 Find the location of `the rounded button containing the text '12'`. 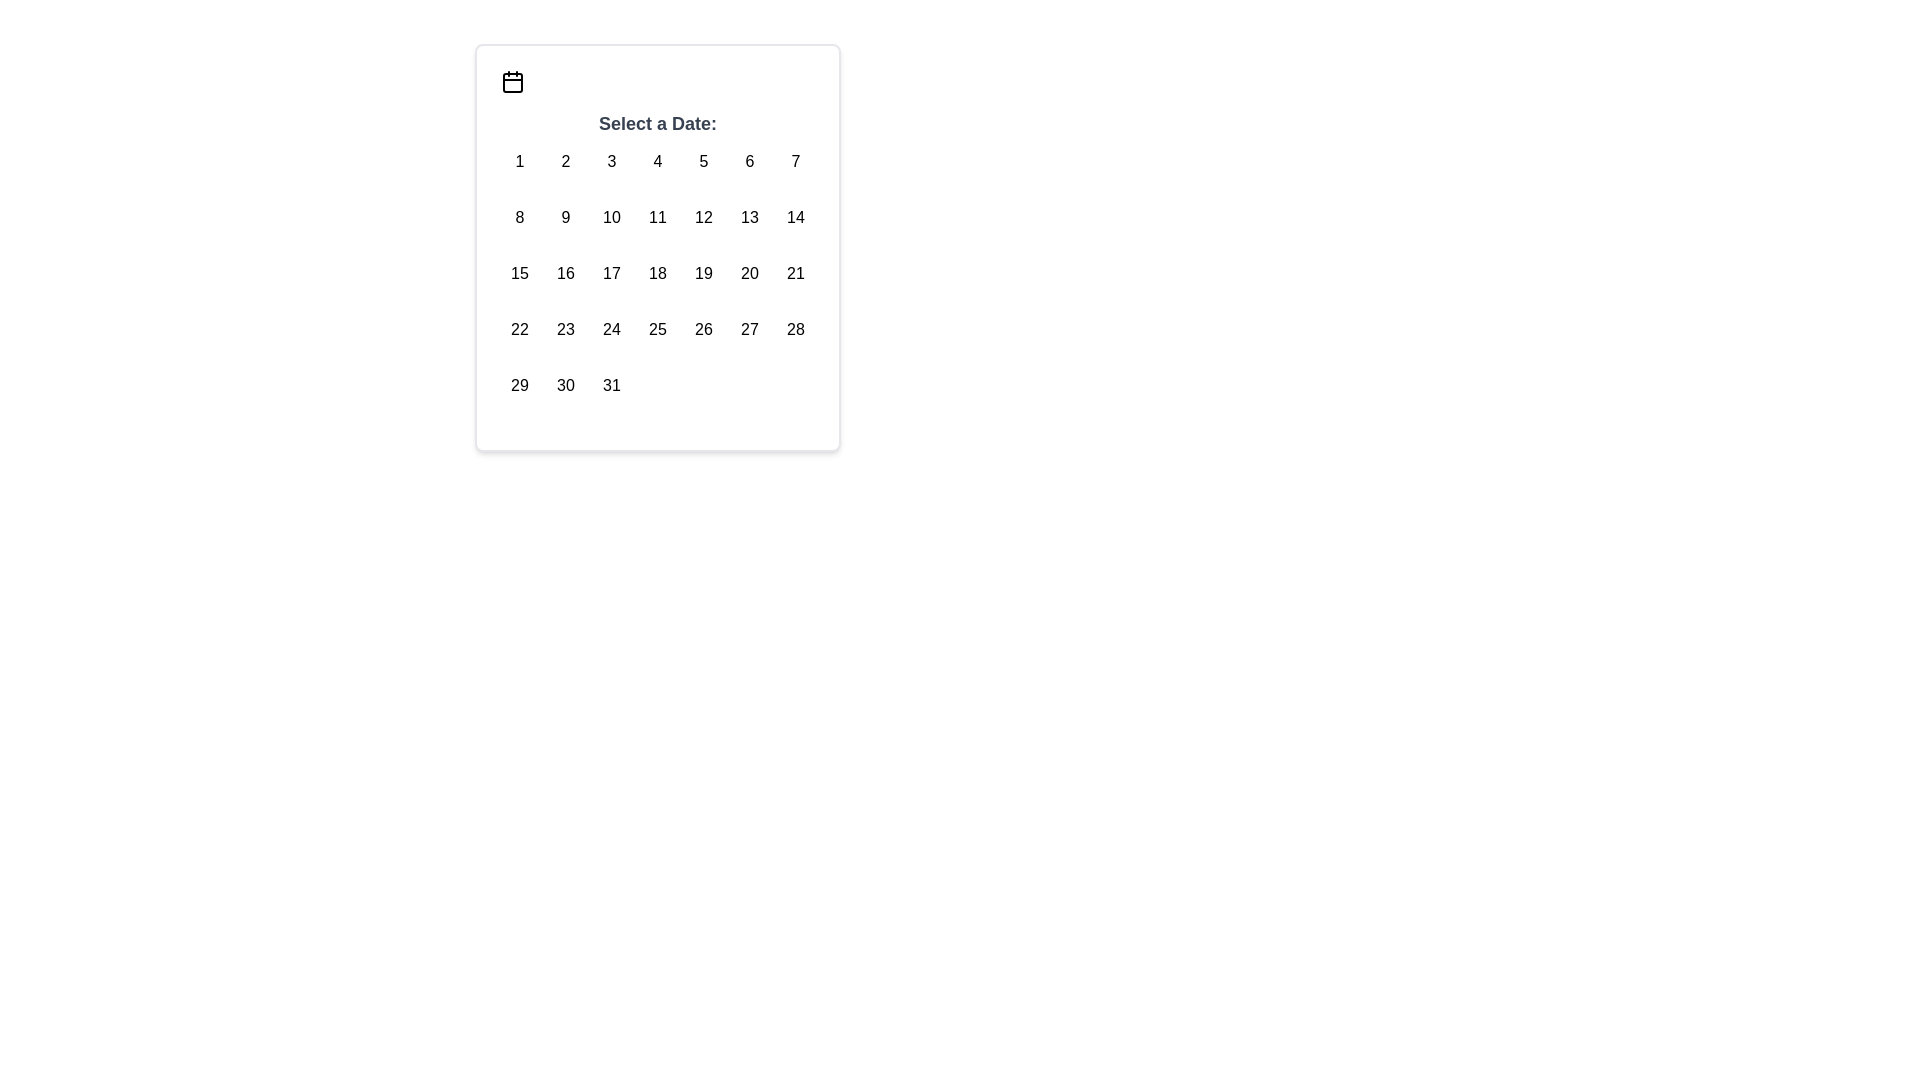

the rounded button containing the text '12' is located at coordinates (704, 218).